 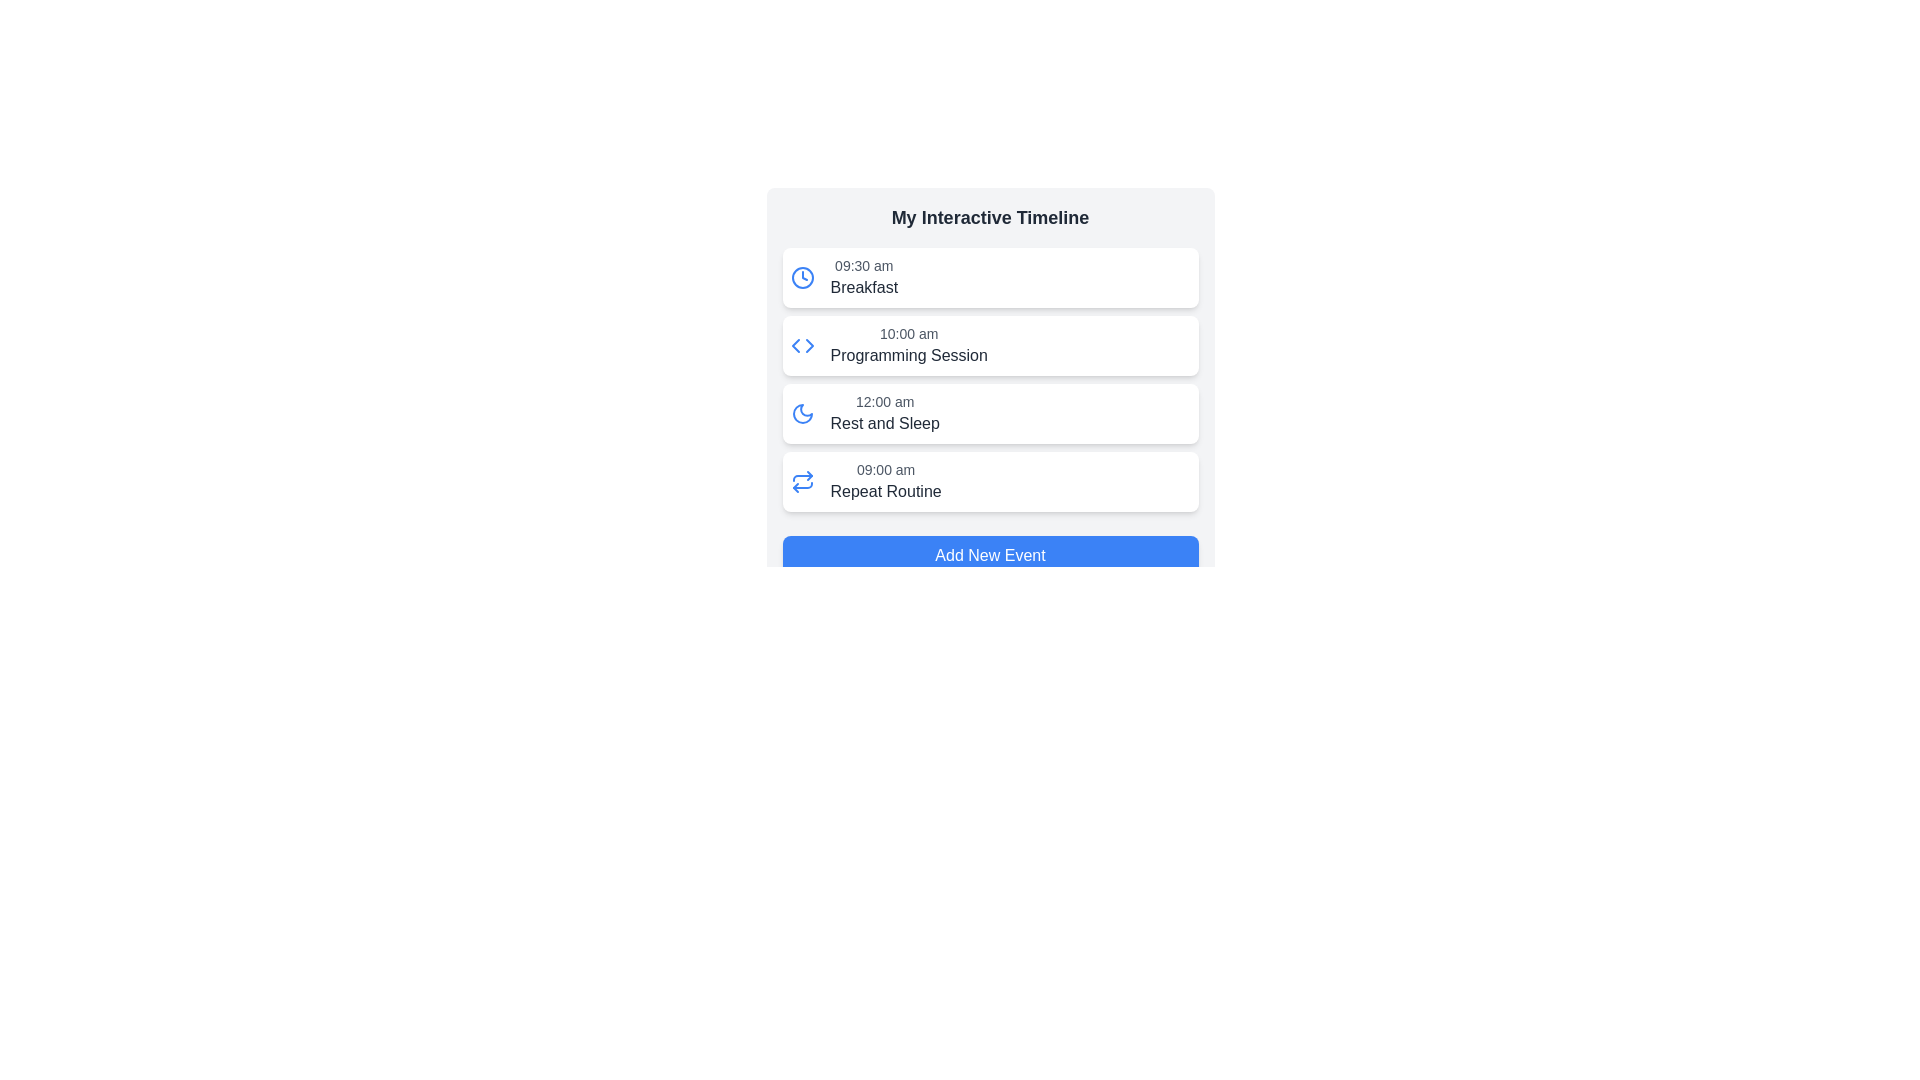 What do you see at coordinates (885, 482) in the screenshot?
I see `the adjacent interactive repeat icon next to the 'Repeat Routine' text display element, which shows a timestamp of '09:00 am' in a smaller gray font above the bold black text` at bounding box center [885, 482].